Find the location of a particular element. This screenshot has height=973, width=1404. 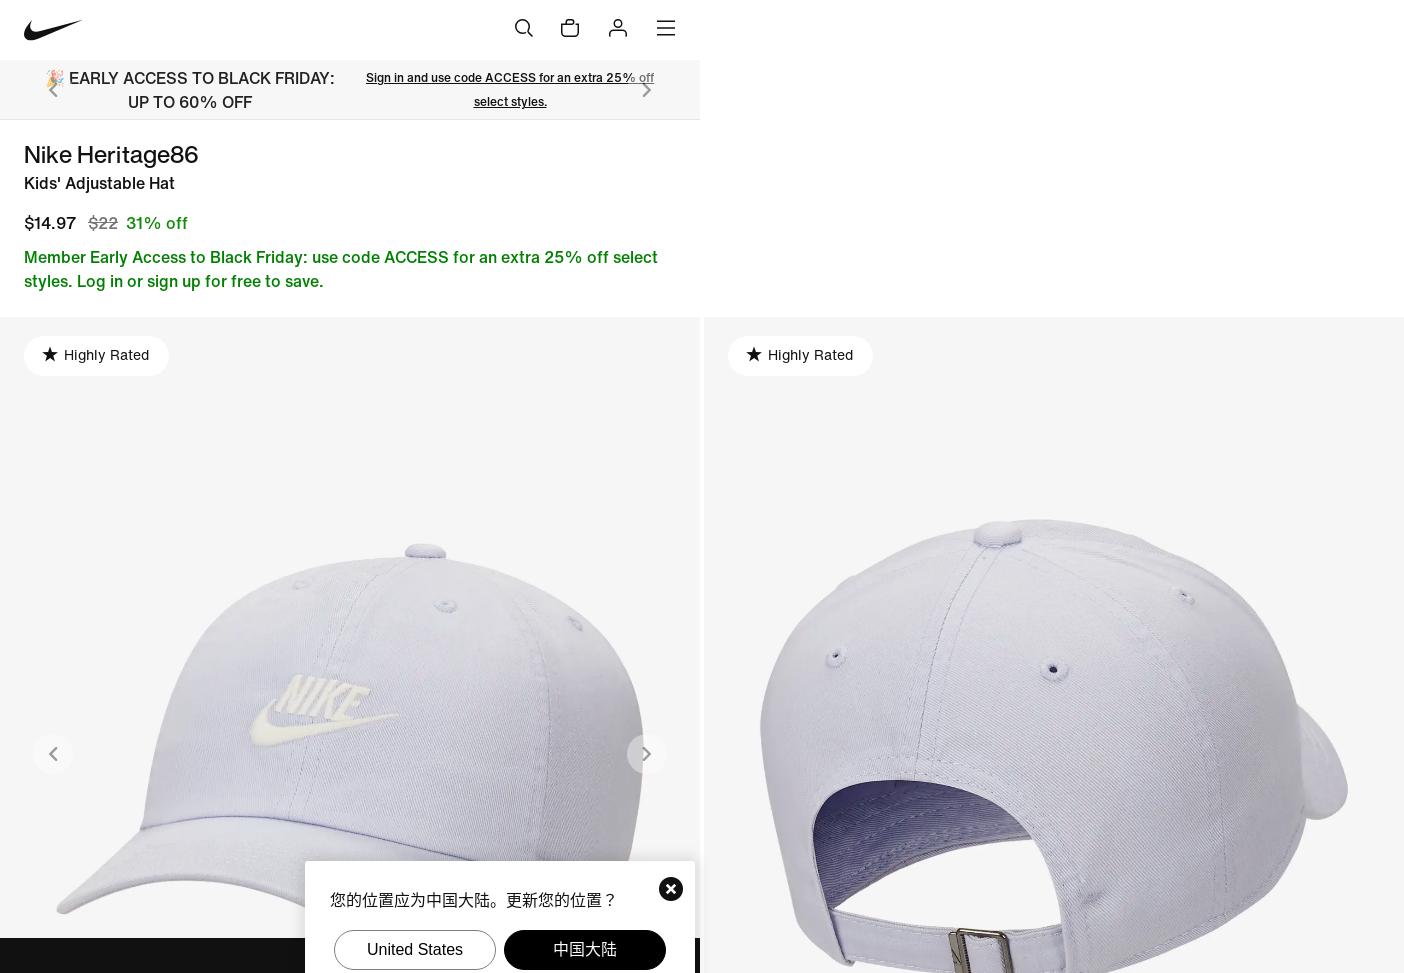

'Air Force 1' is located at coordinates (581, 152).